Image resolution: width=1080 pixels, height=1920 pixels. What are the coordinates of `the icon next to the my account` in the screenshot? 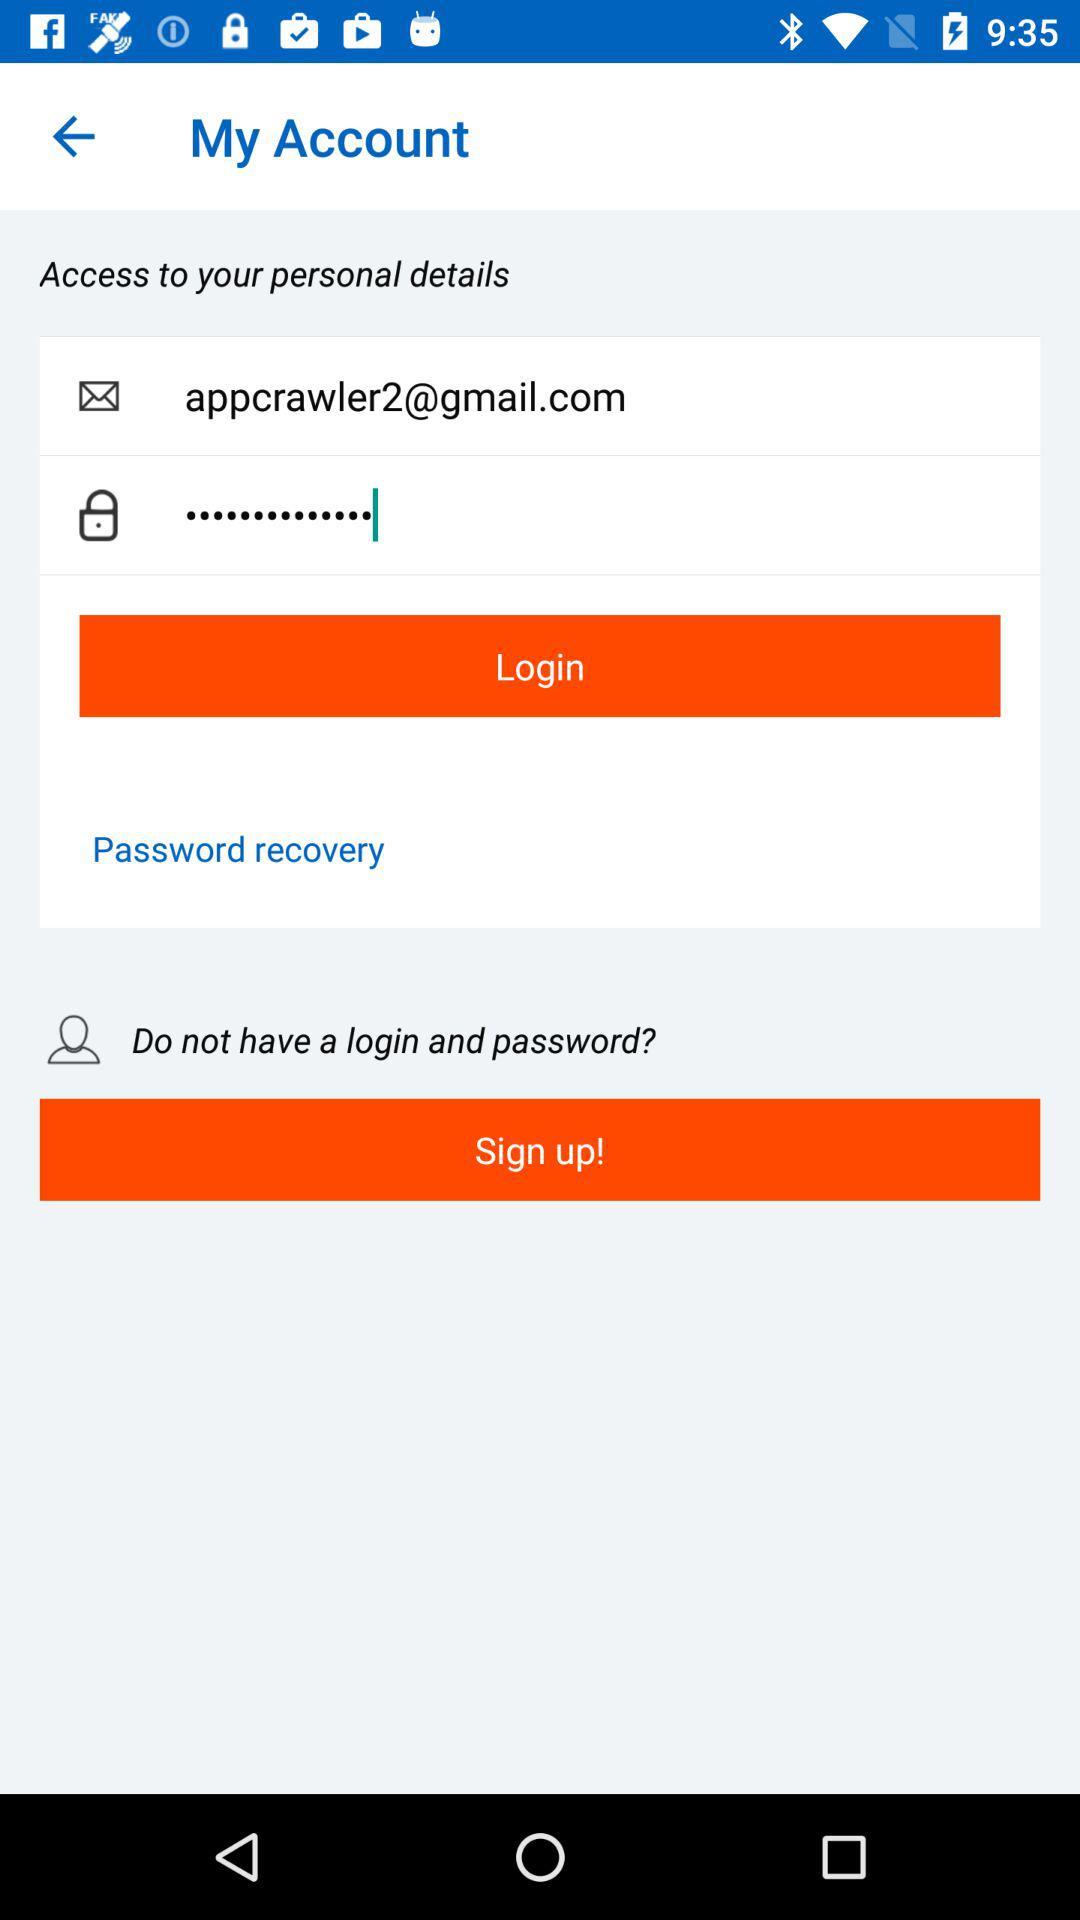 It's located at (72, 135).